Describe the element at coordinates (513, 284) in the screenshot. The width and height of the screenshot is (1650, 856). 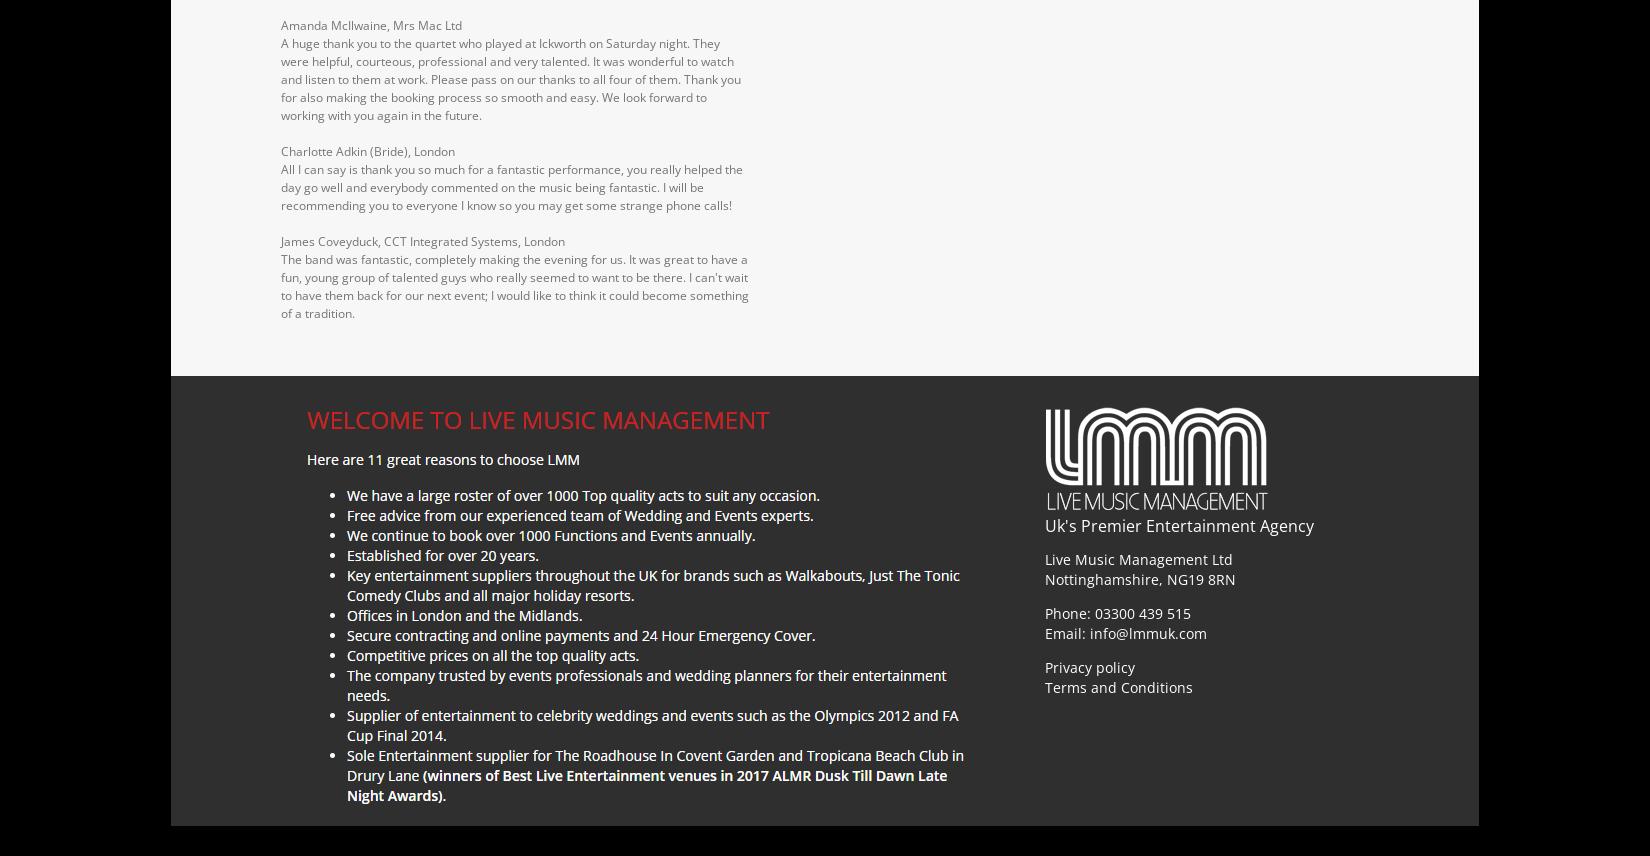
I see `'The band was fantastic, completely making the evening for us. It was great to have a fun, young group of talented guys who really seemed to want to be there. I can't wait to have them back for our next event; I would like to think it could become something of a tradition.'` at that location.